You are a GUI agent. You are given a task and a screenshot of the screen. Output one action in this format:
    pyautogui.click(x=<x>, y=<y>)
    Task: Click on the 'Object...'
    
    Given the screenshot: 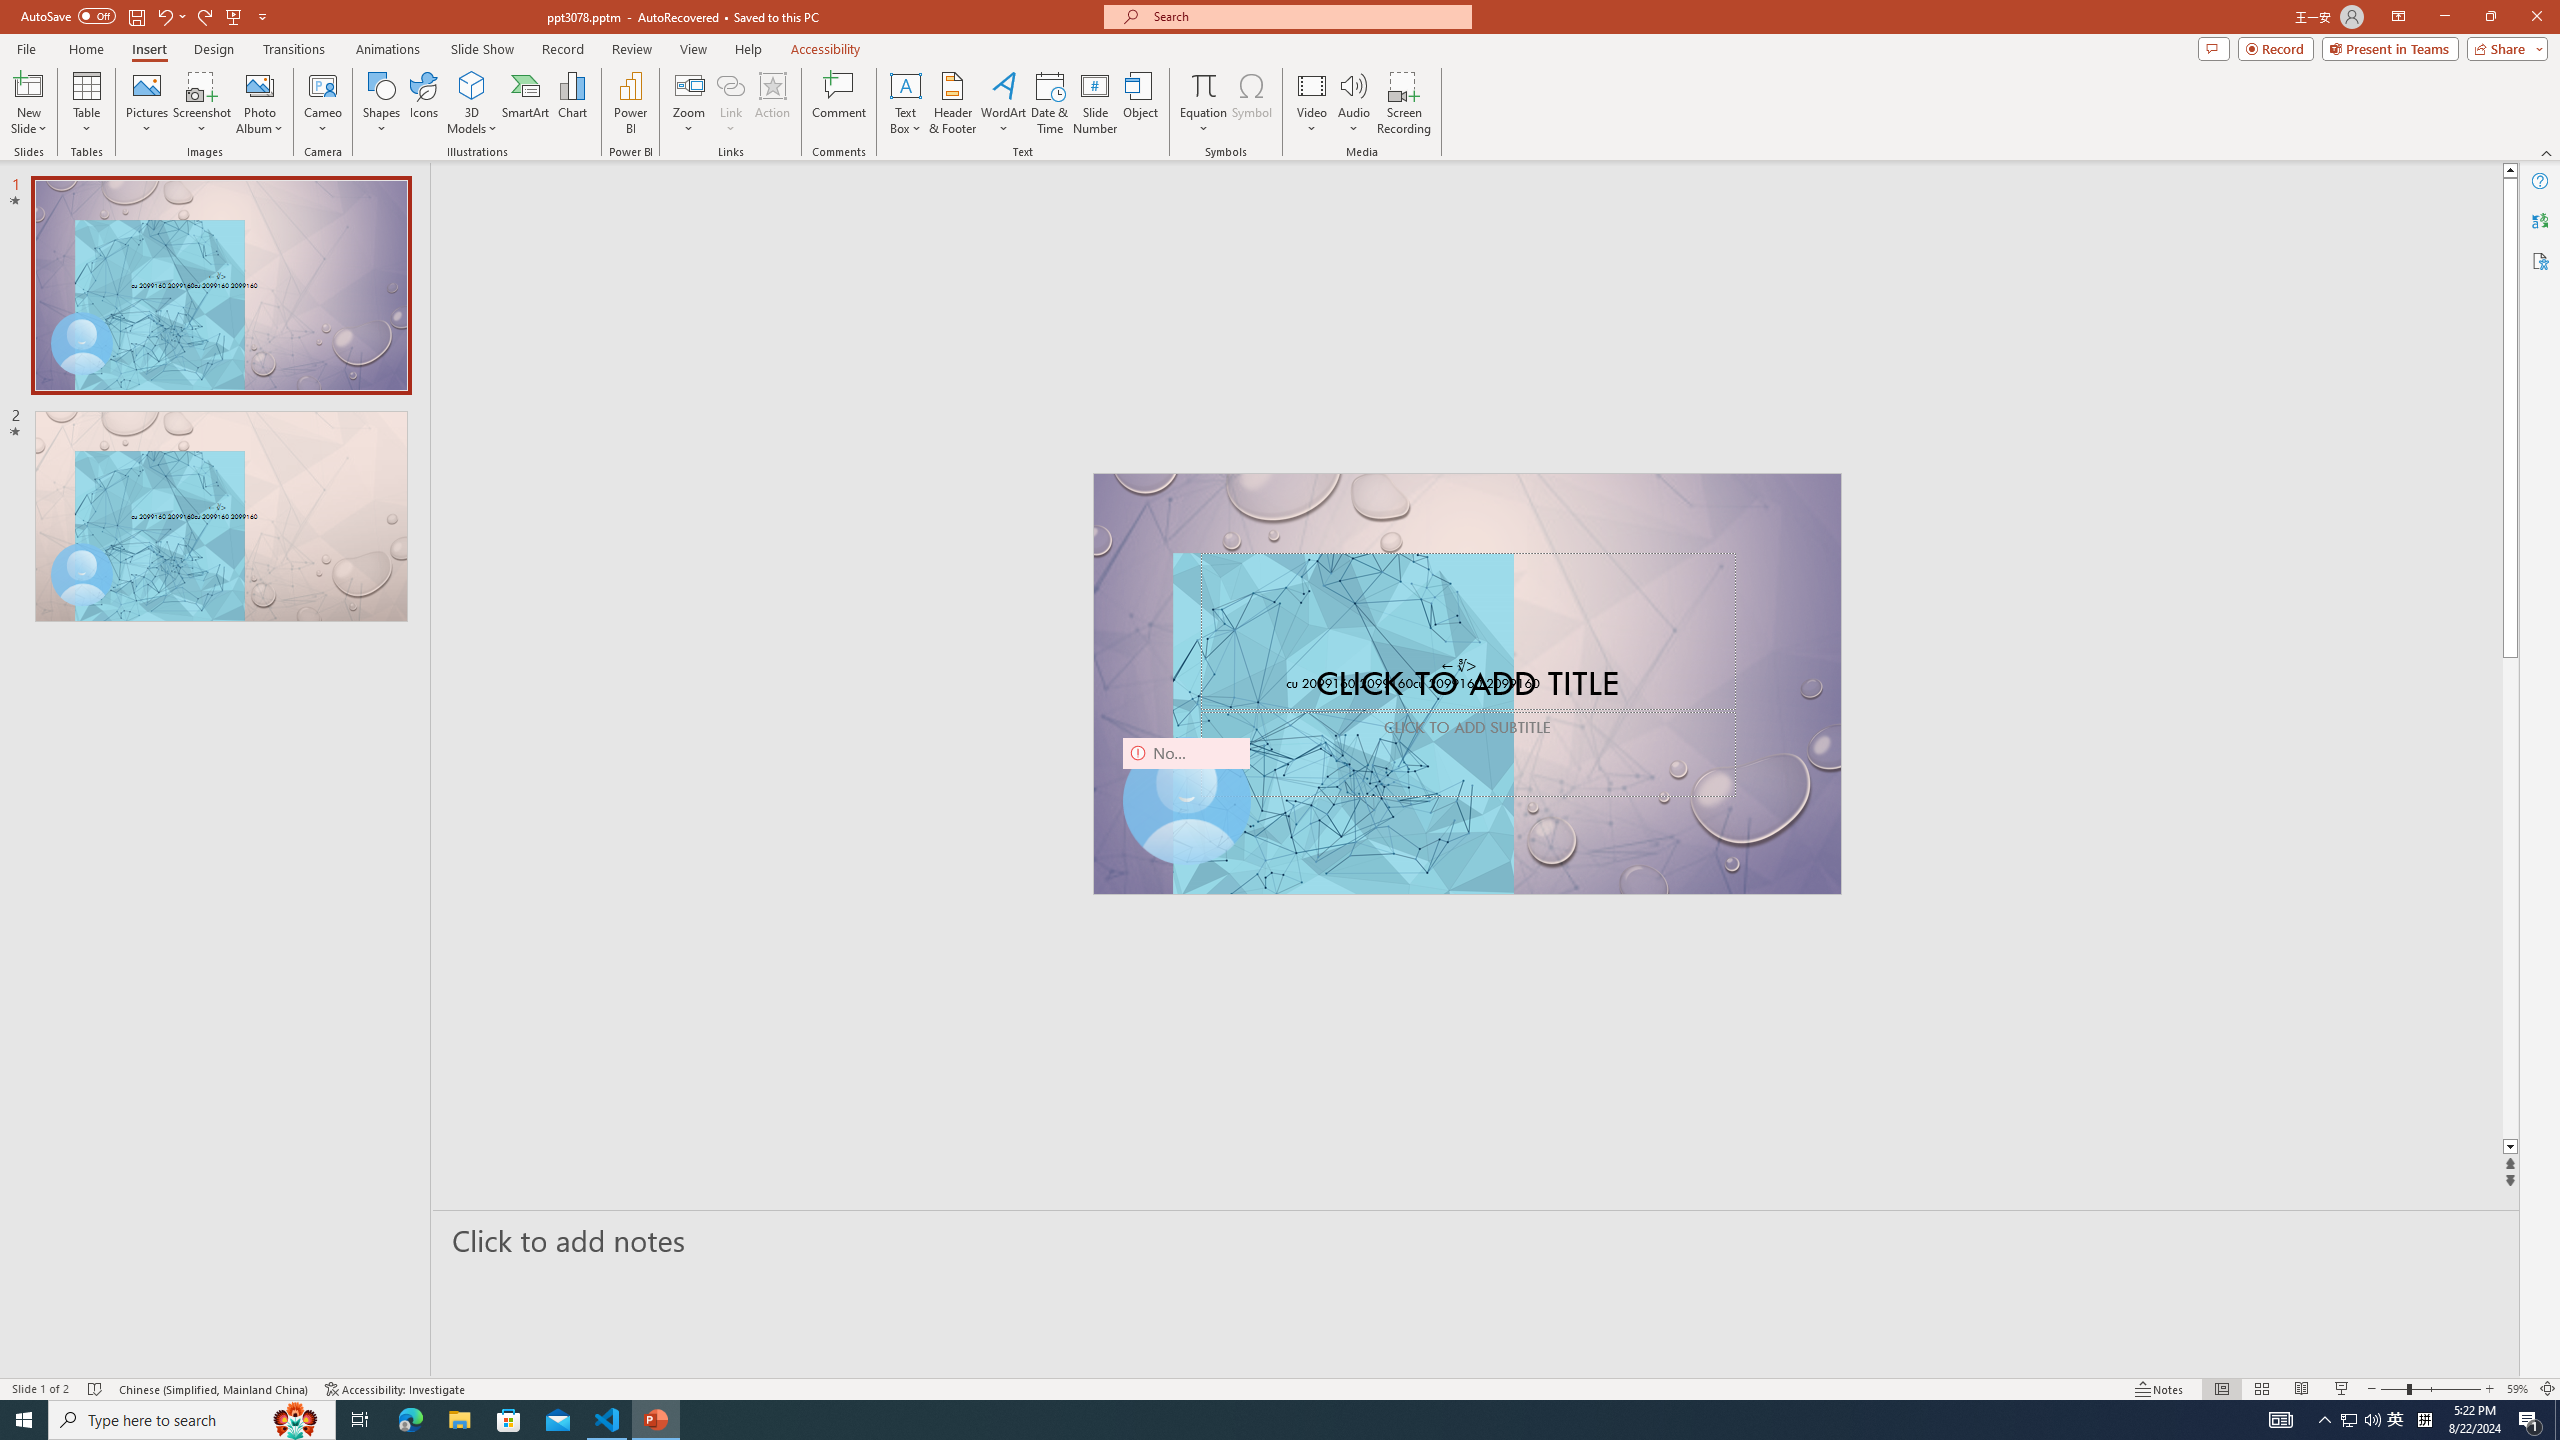 What is the action you would take?
    pyautogui.click(x=1141, y=103)
    